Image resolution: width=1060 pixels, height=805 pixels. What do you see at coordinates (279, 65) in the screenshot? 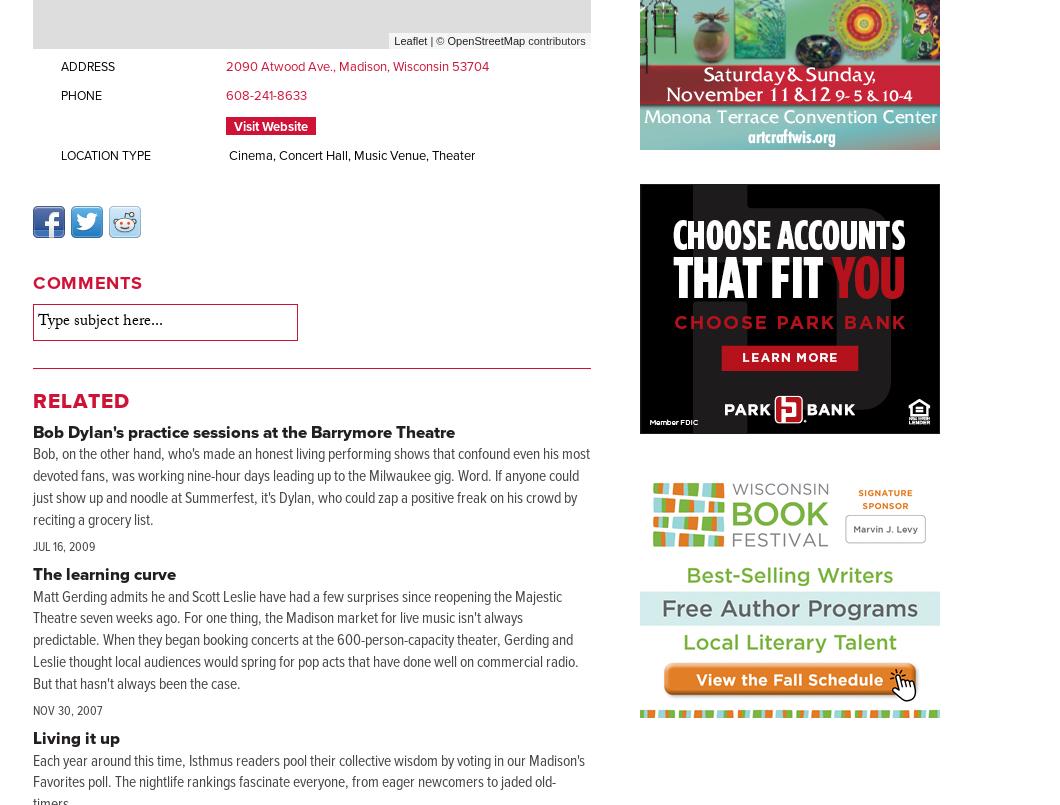
I see `'2090 Atwood Ave.'` at bounding box center [279, 65].